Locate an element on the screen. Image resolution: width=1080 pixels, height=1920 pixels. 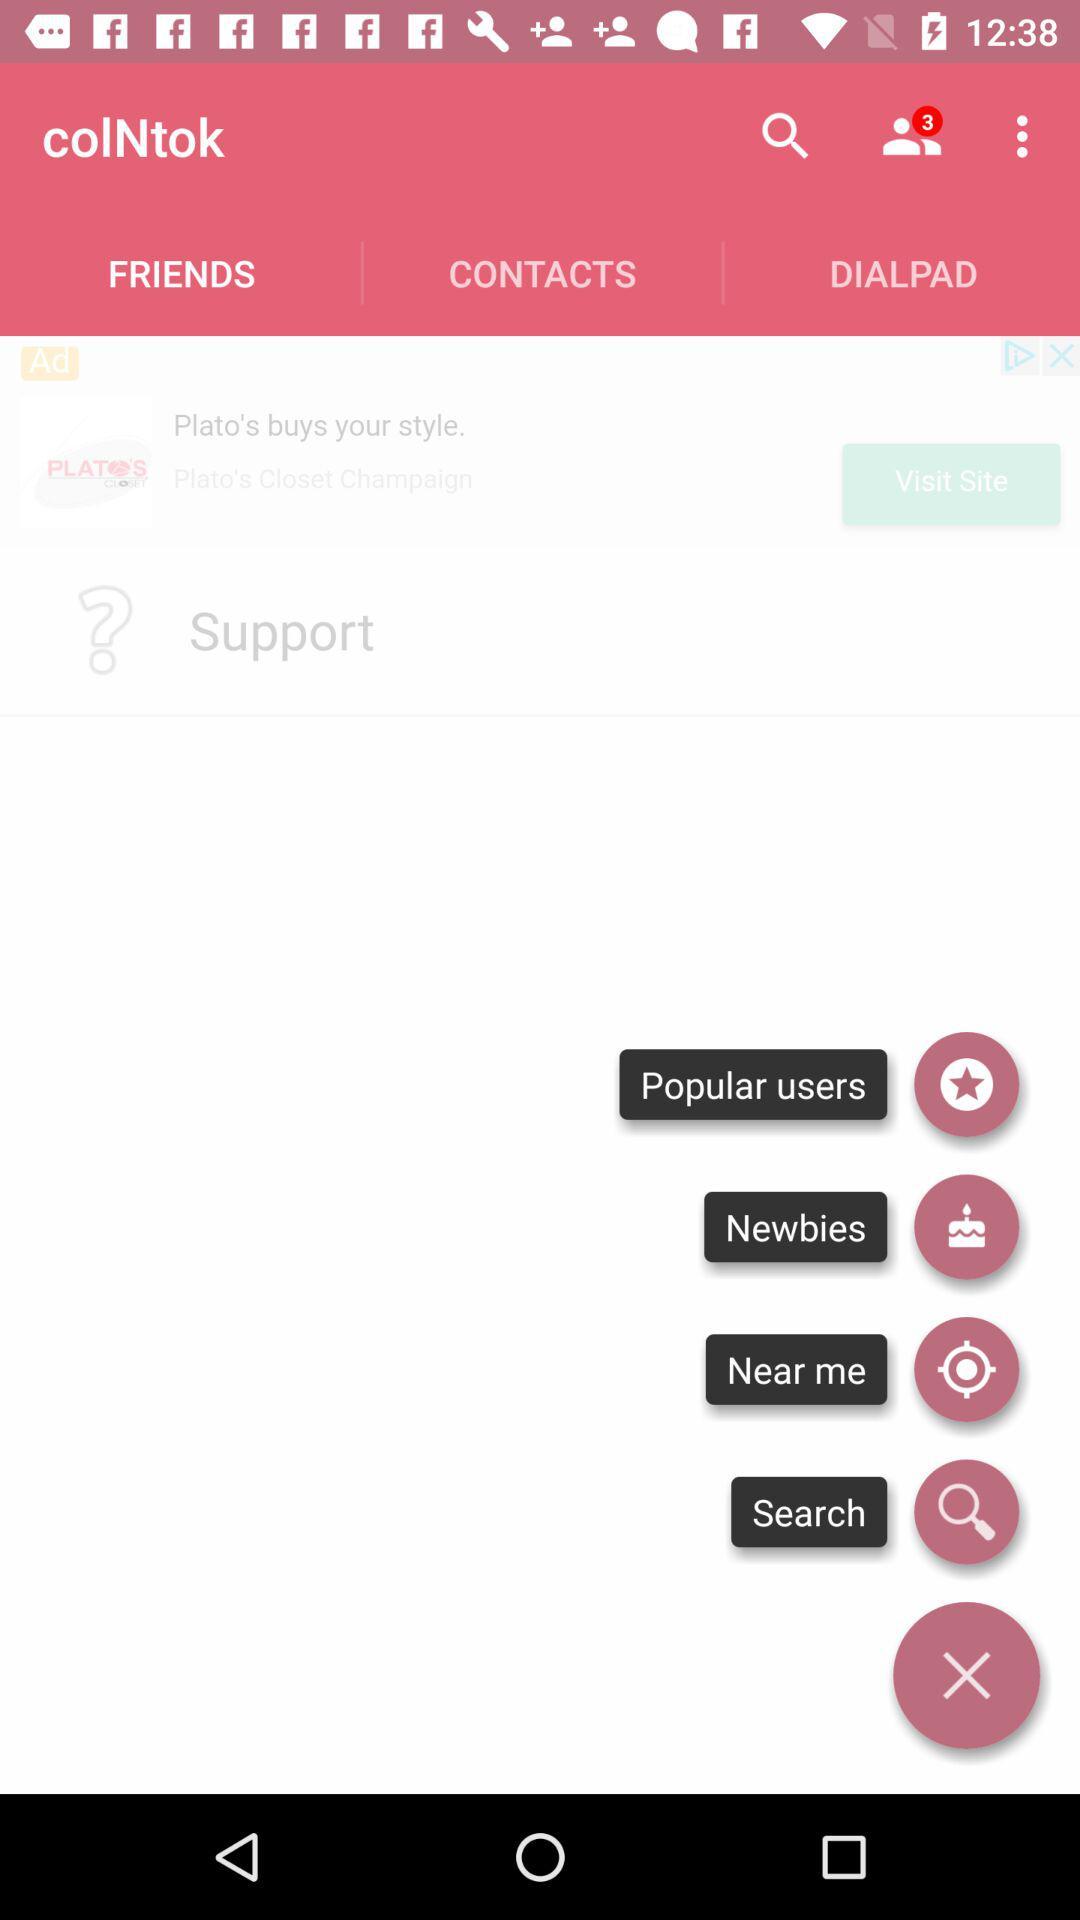
location is located at coordinates (965, 1368).